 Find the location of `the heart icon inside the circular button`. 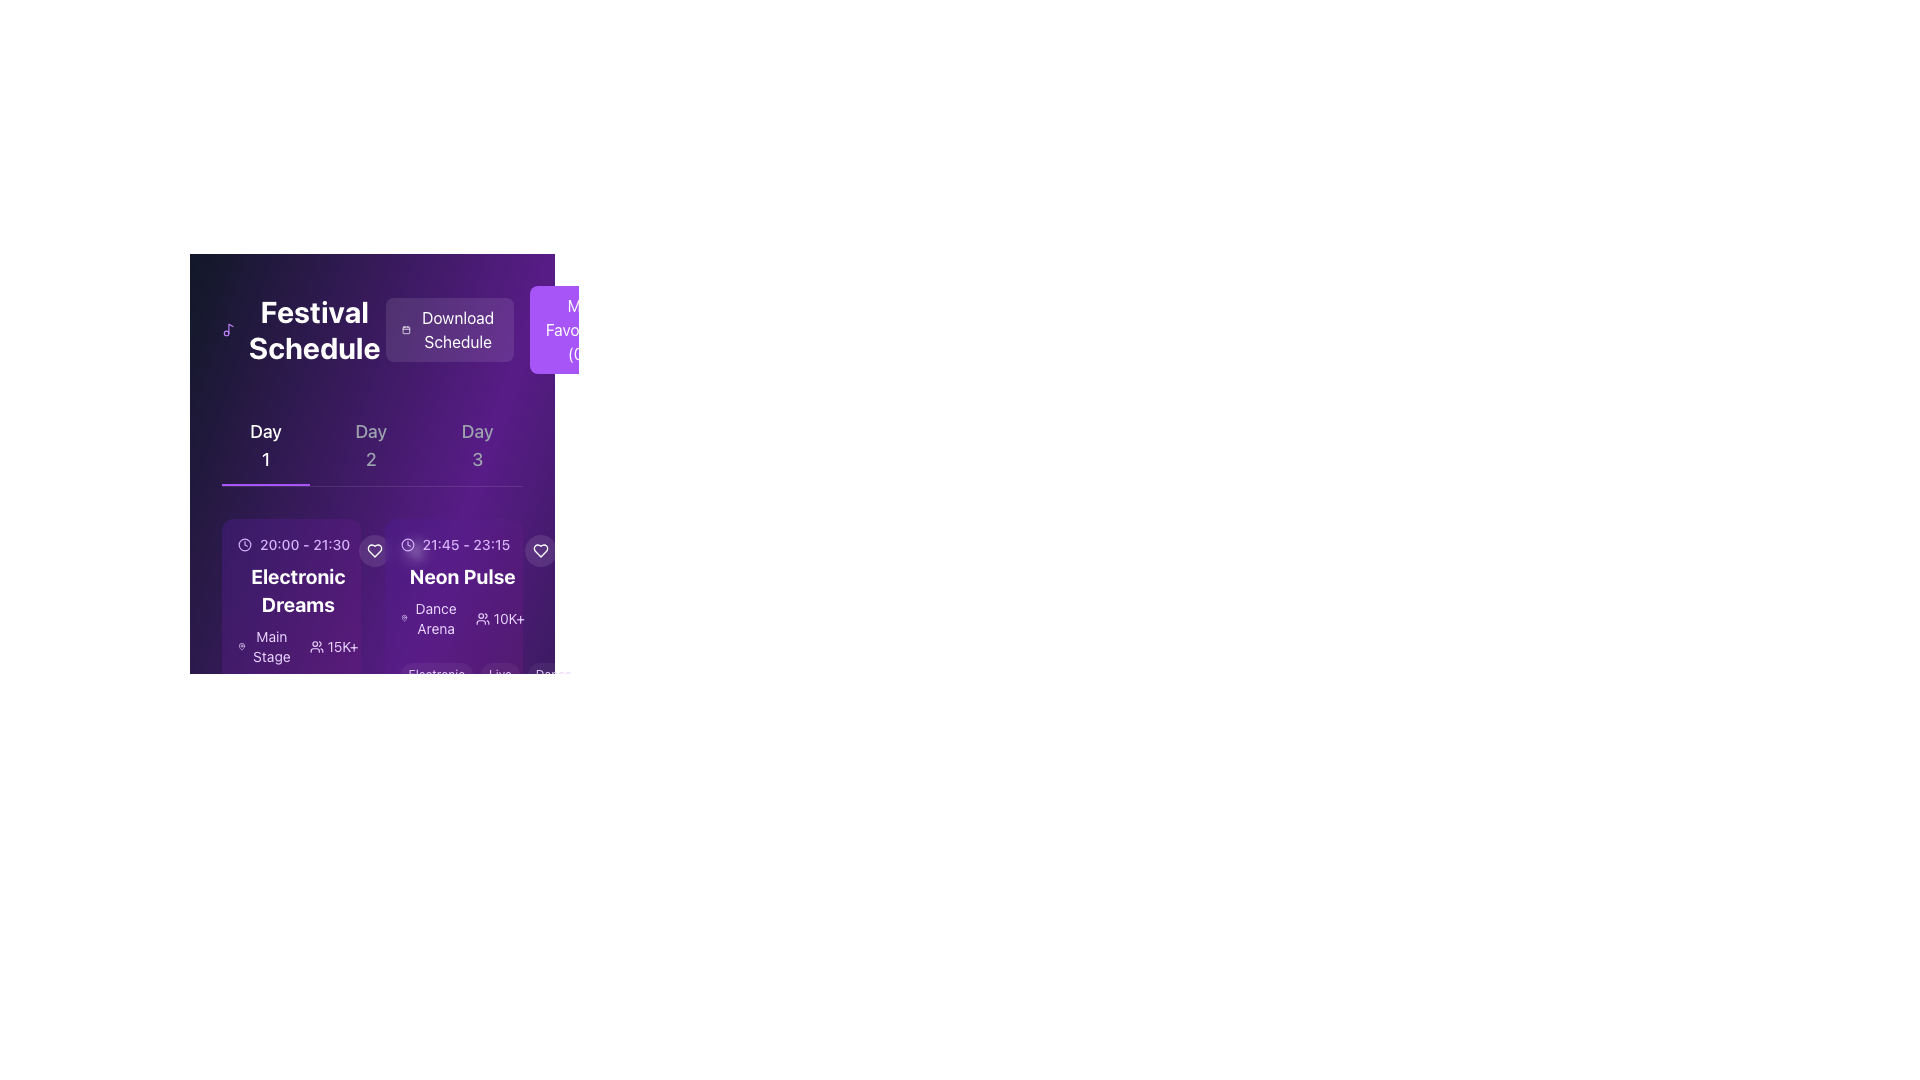

the heart icon inside the circular button is located at coordinates (374, 551).